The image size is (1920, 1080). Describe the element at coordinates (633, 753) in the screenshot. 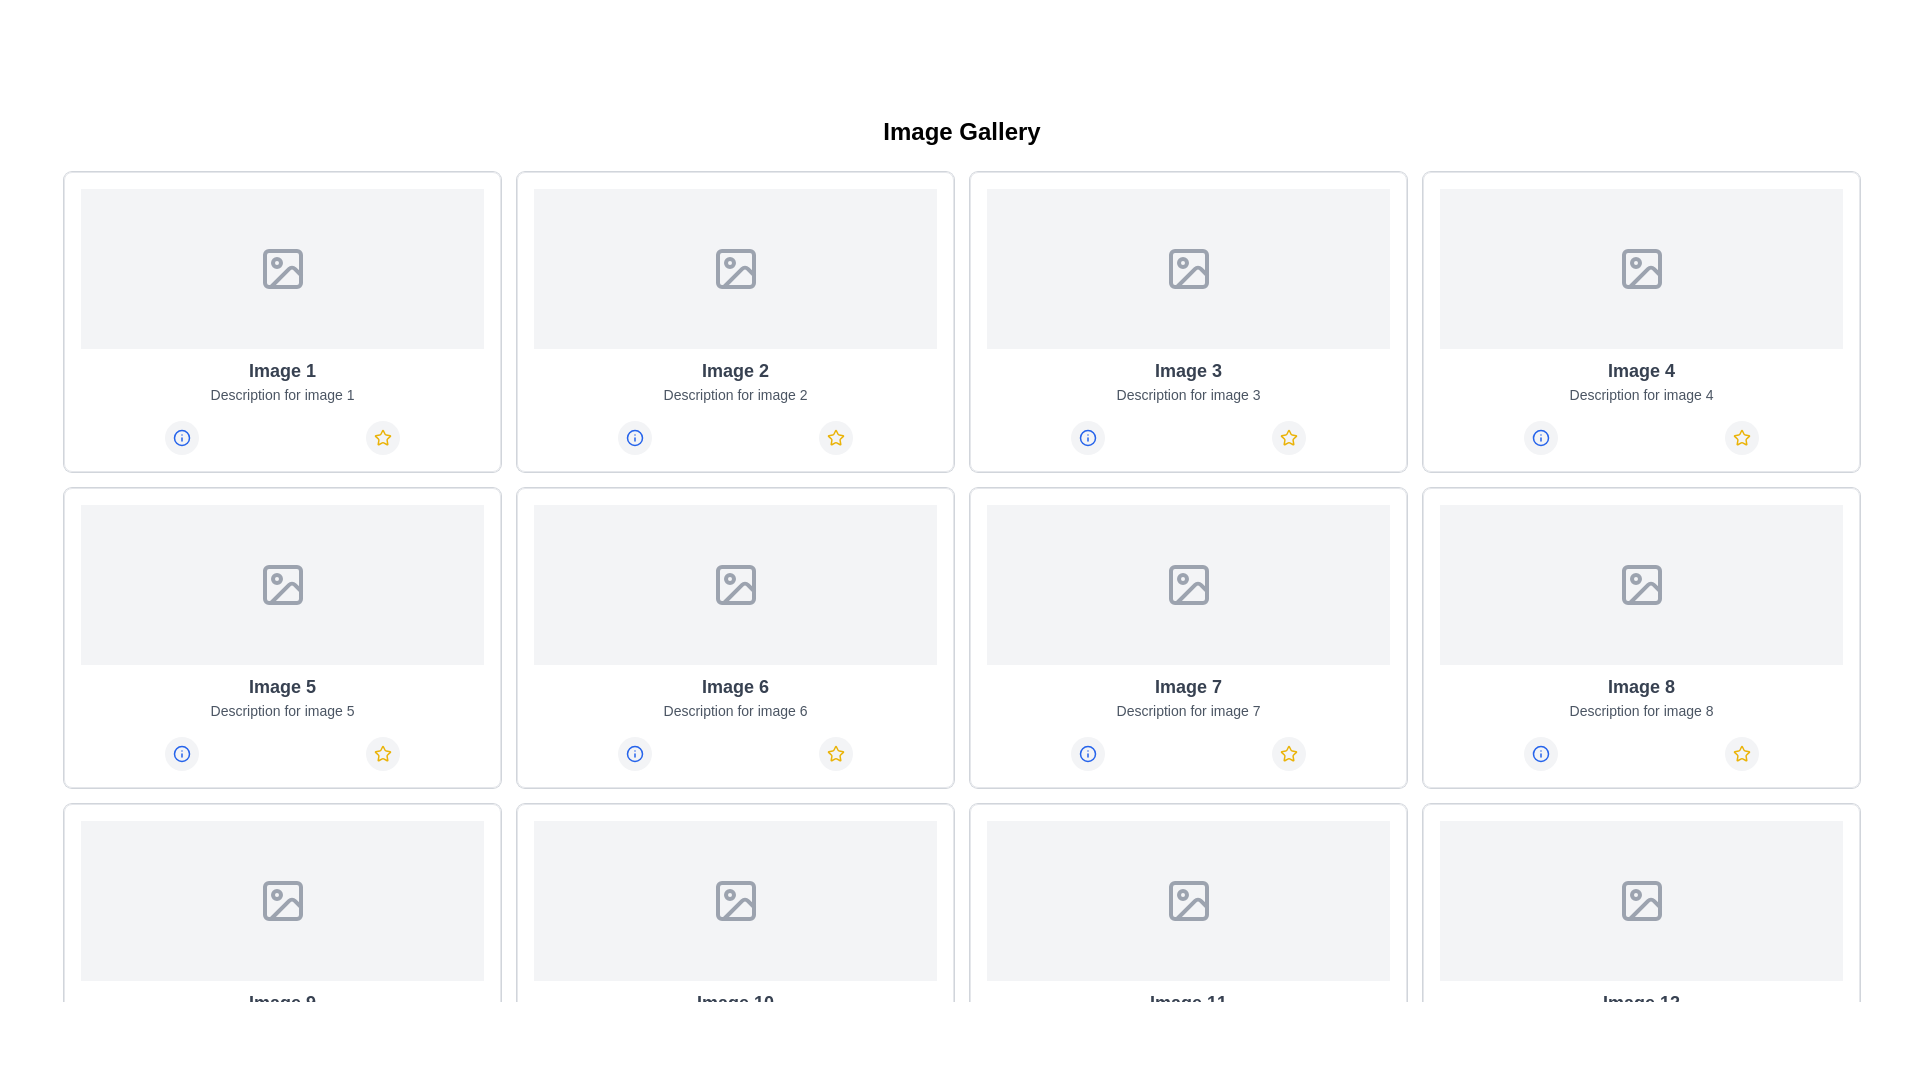

I see `the information button located in the sixth image card, which is positioned below 'Image 6' and to the left of the star button` at that location.